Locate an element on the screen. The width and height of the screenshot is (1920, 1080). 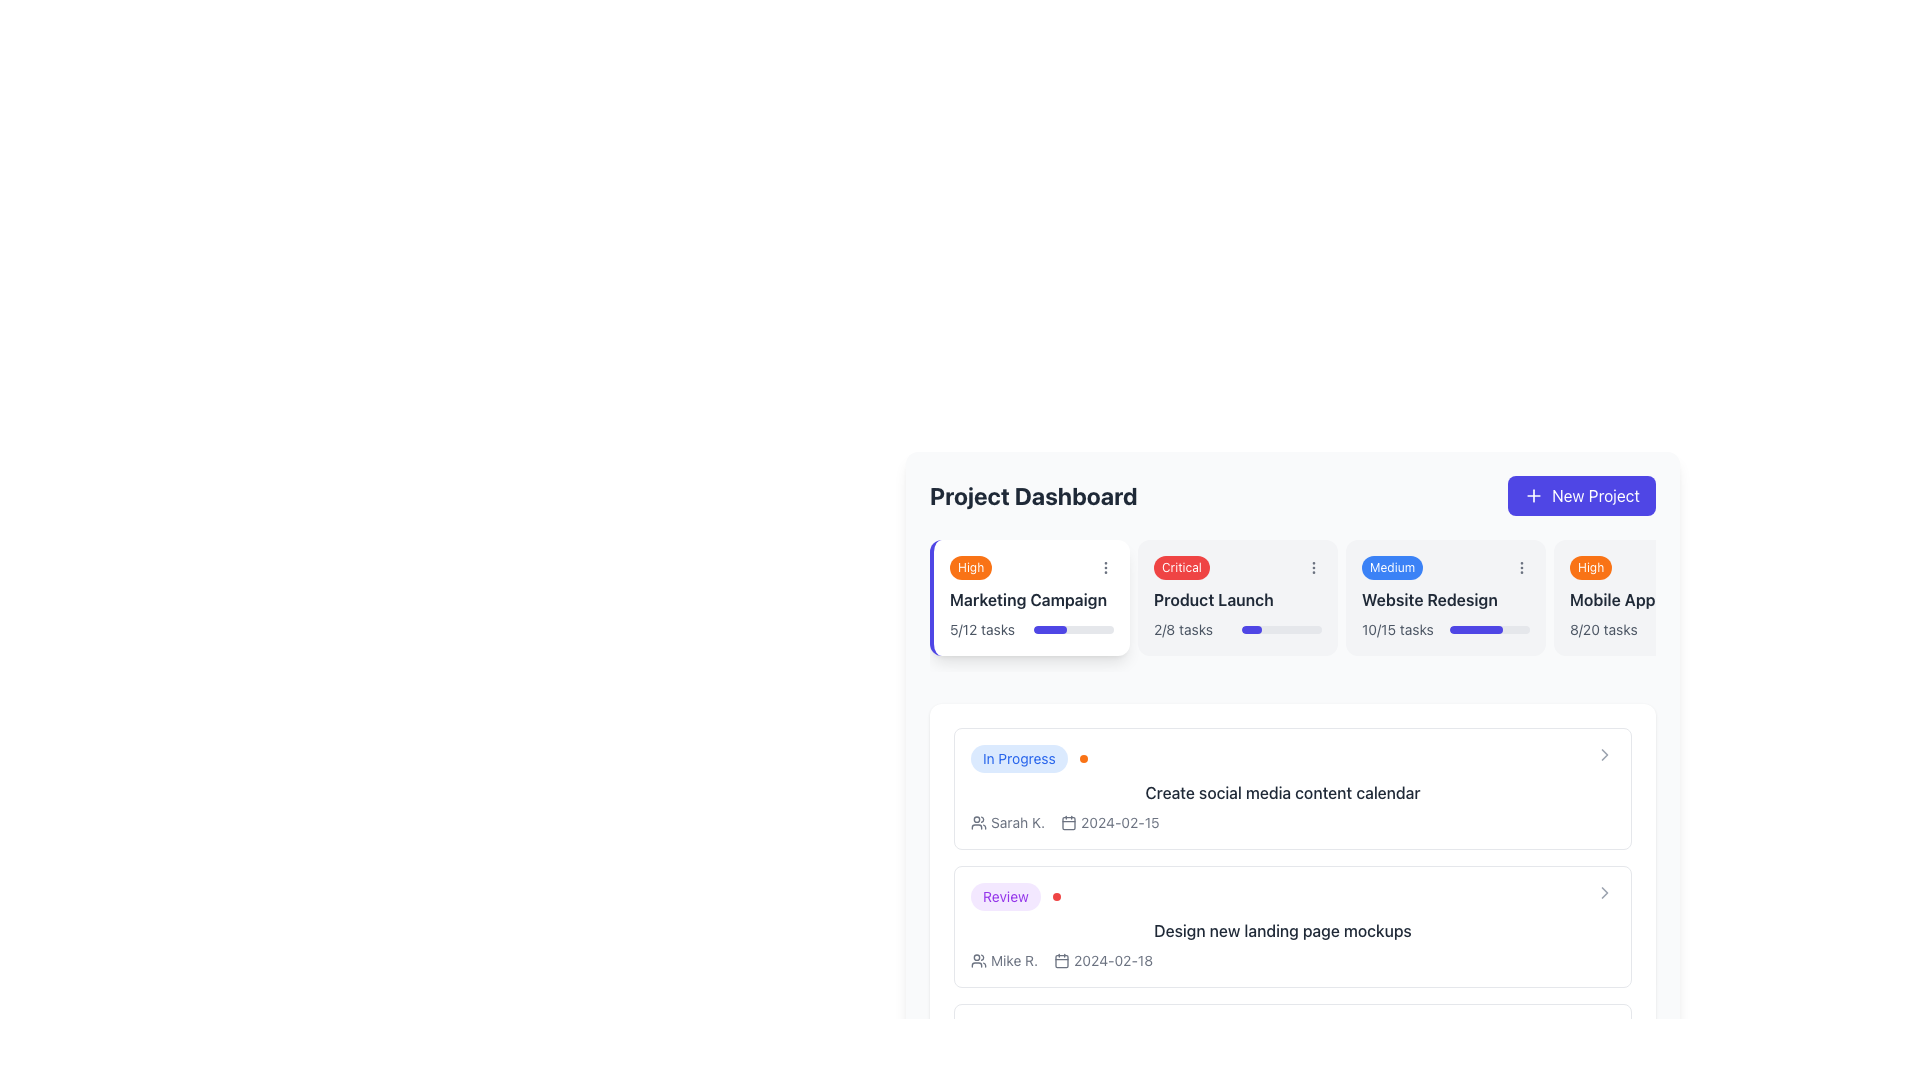
text content of the Text Label displaying 'Website Redesign', which is centrally located in the third project card on the dashboard interface is located at coordinates (1445, 599).